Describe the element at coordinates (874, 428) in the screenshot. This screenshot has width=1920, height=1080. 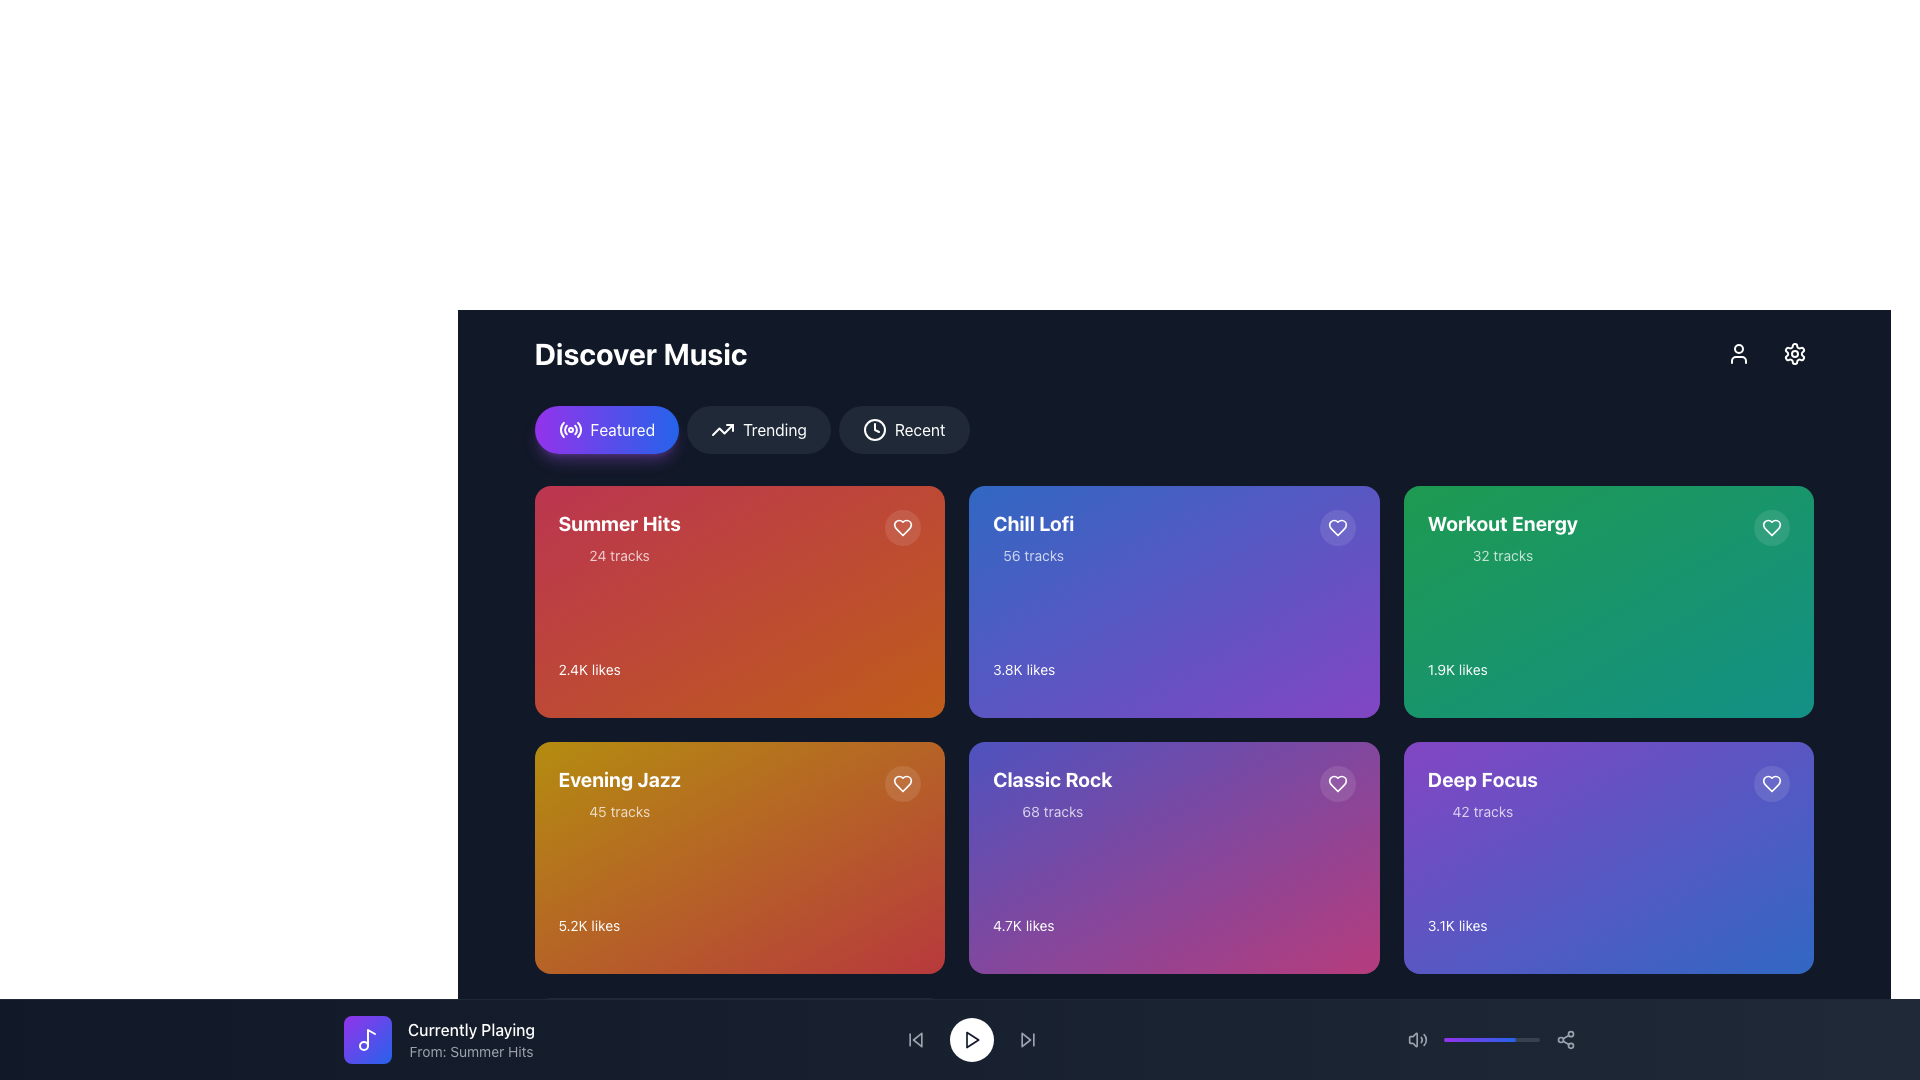
I see `circular element representing the 'Recent' tag within the clock icon located to the right of the 'Trending' button in the top navigation bar` at that location.